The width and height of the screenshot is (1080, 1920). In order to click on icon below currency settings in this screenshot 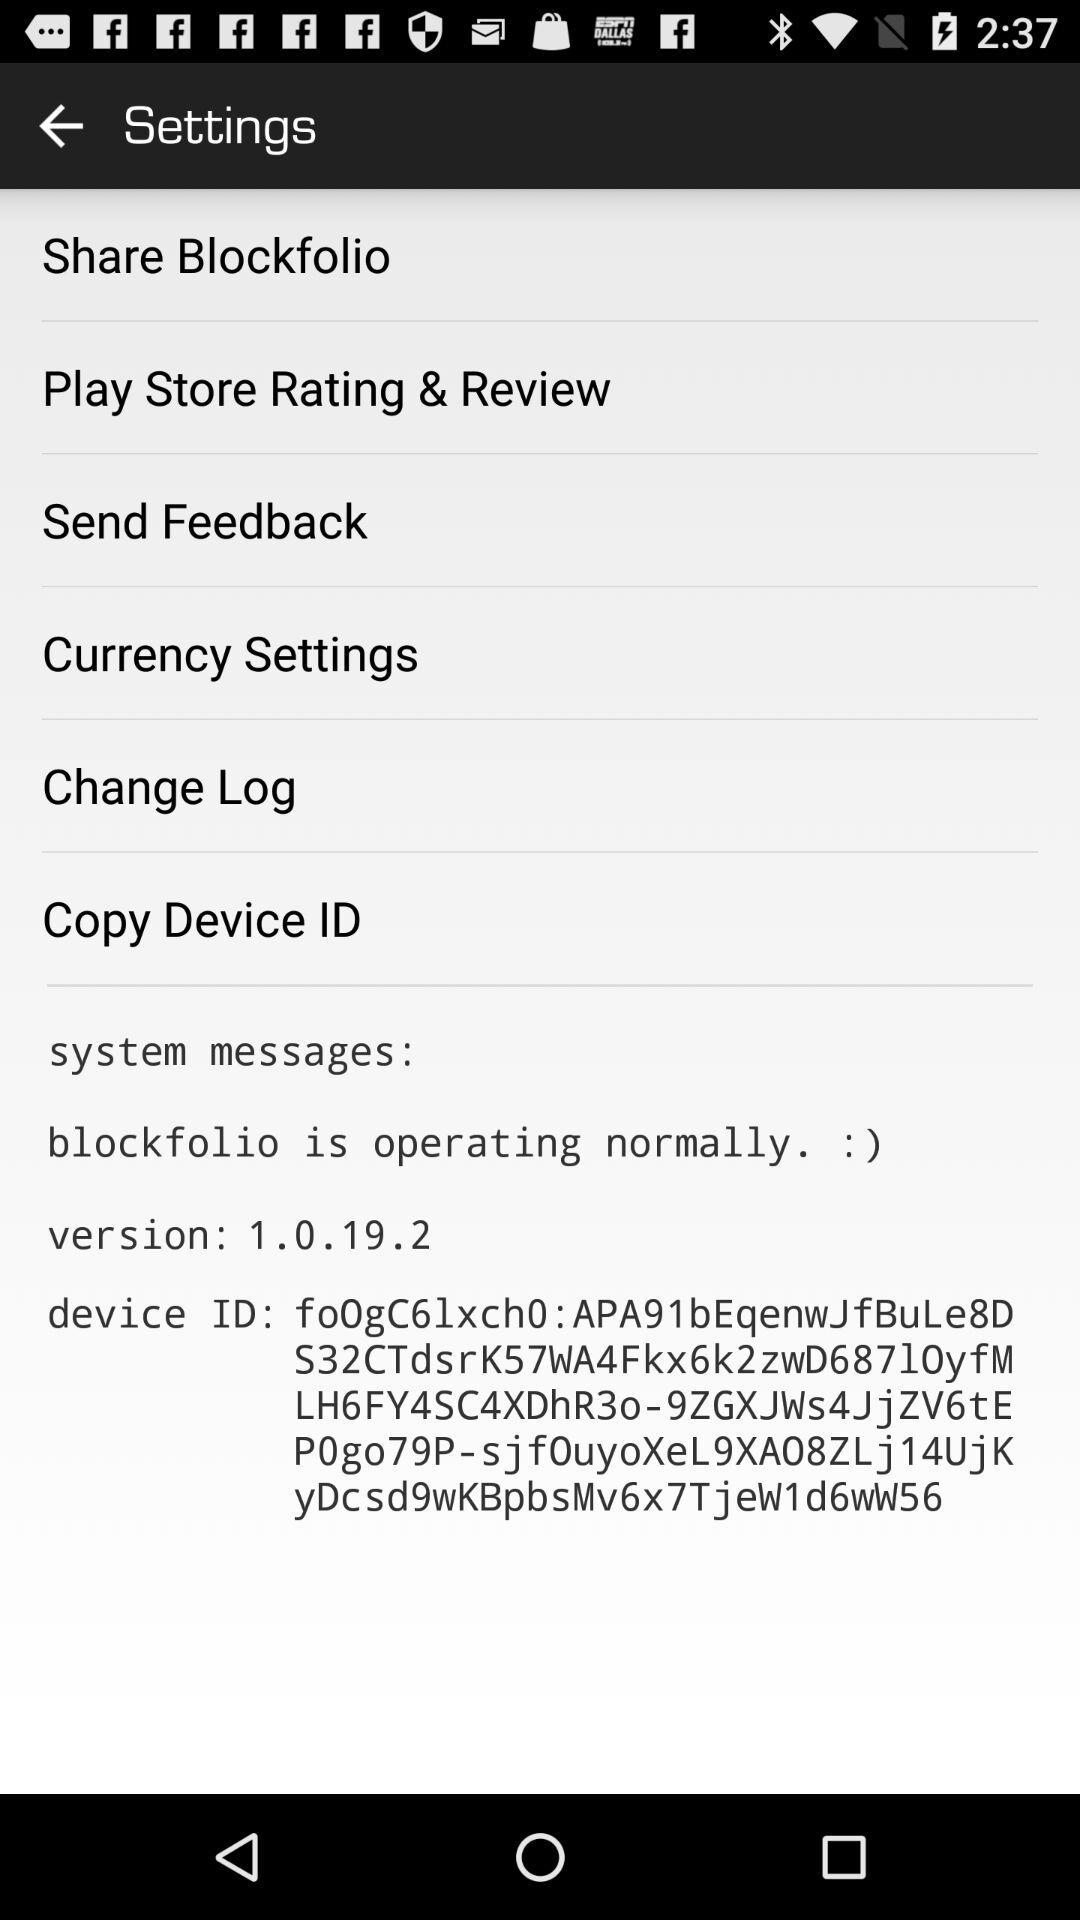, I will do `click(168, 784)`.